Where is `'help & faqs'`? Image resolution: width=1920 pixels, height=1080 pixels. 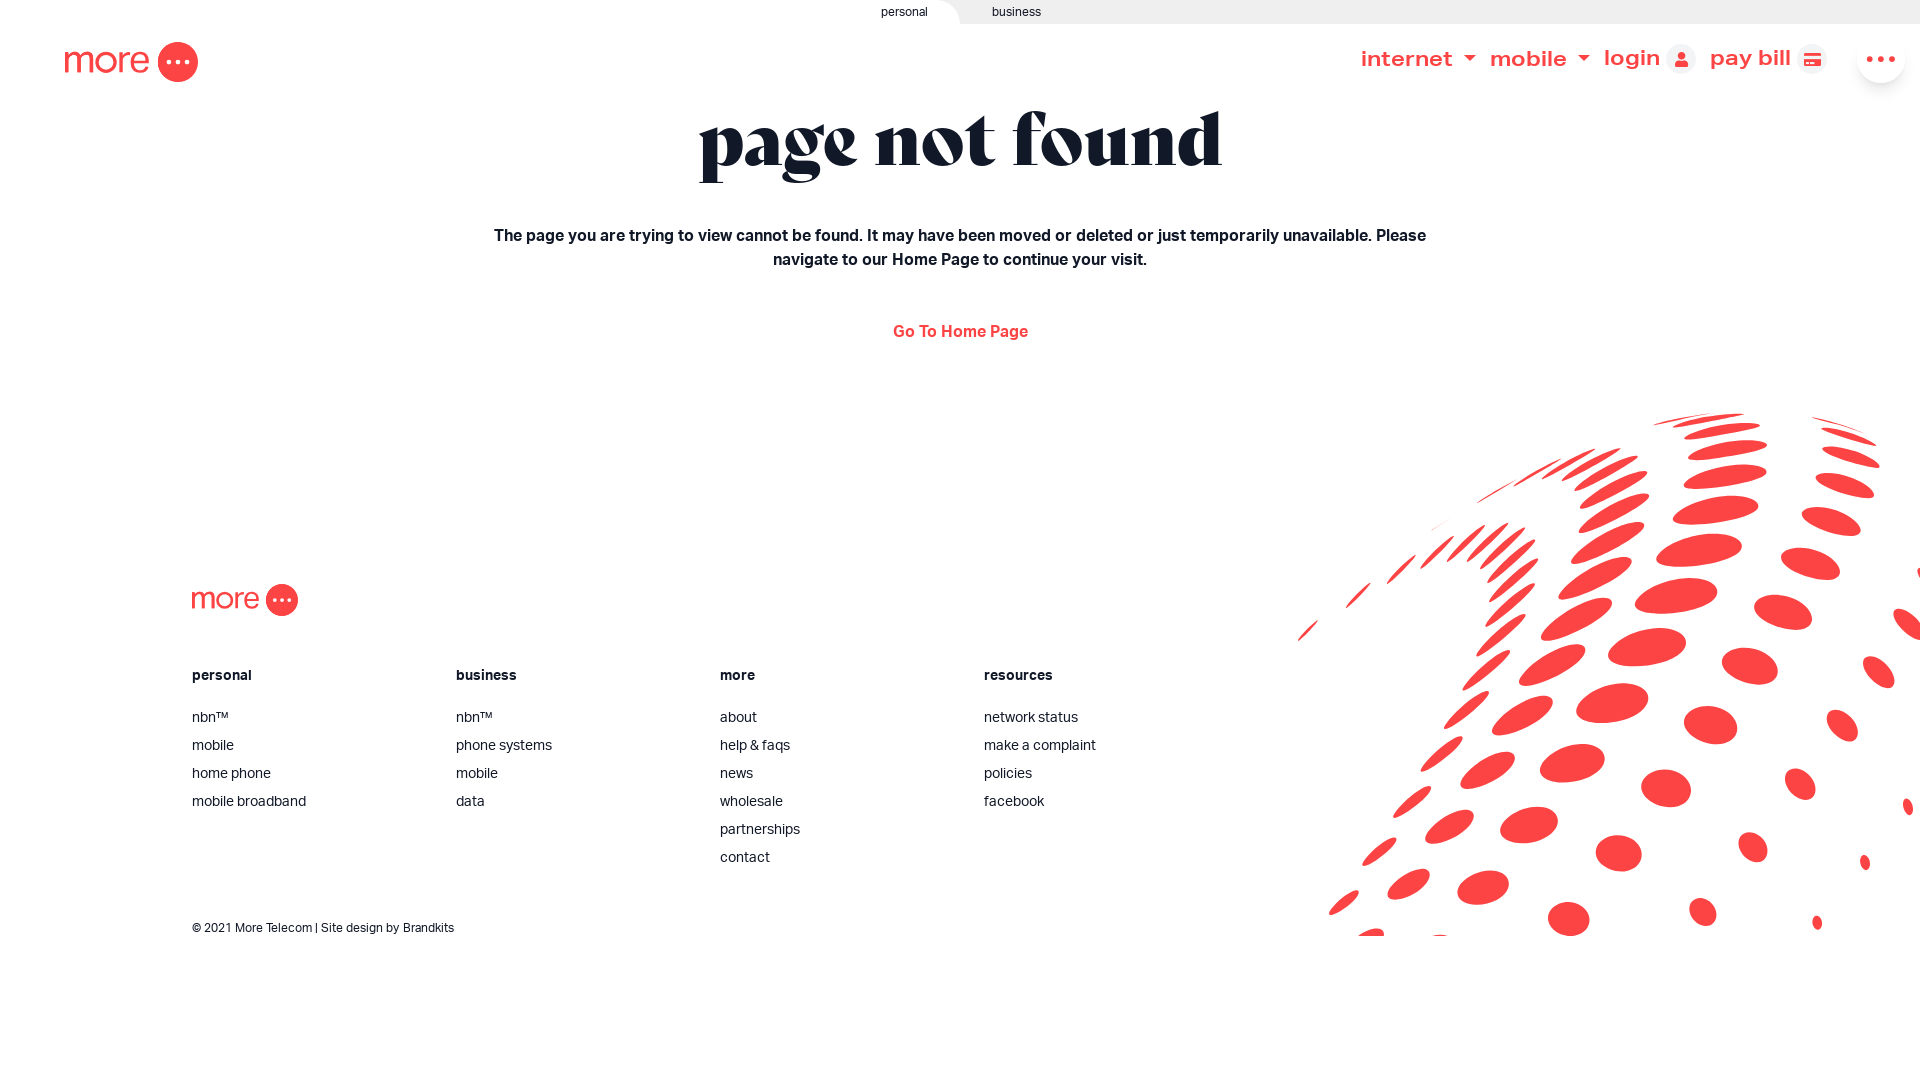 'help & faqs' is located at coordinates (720, 745).